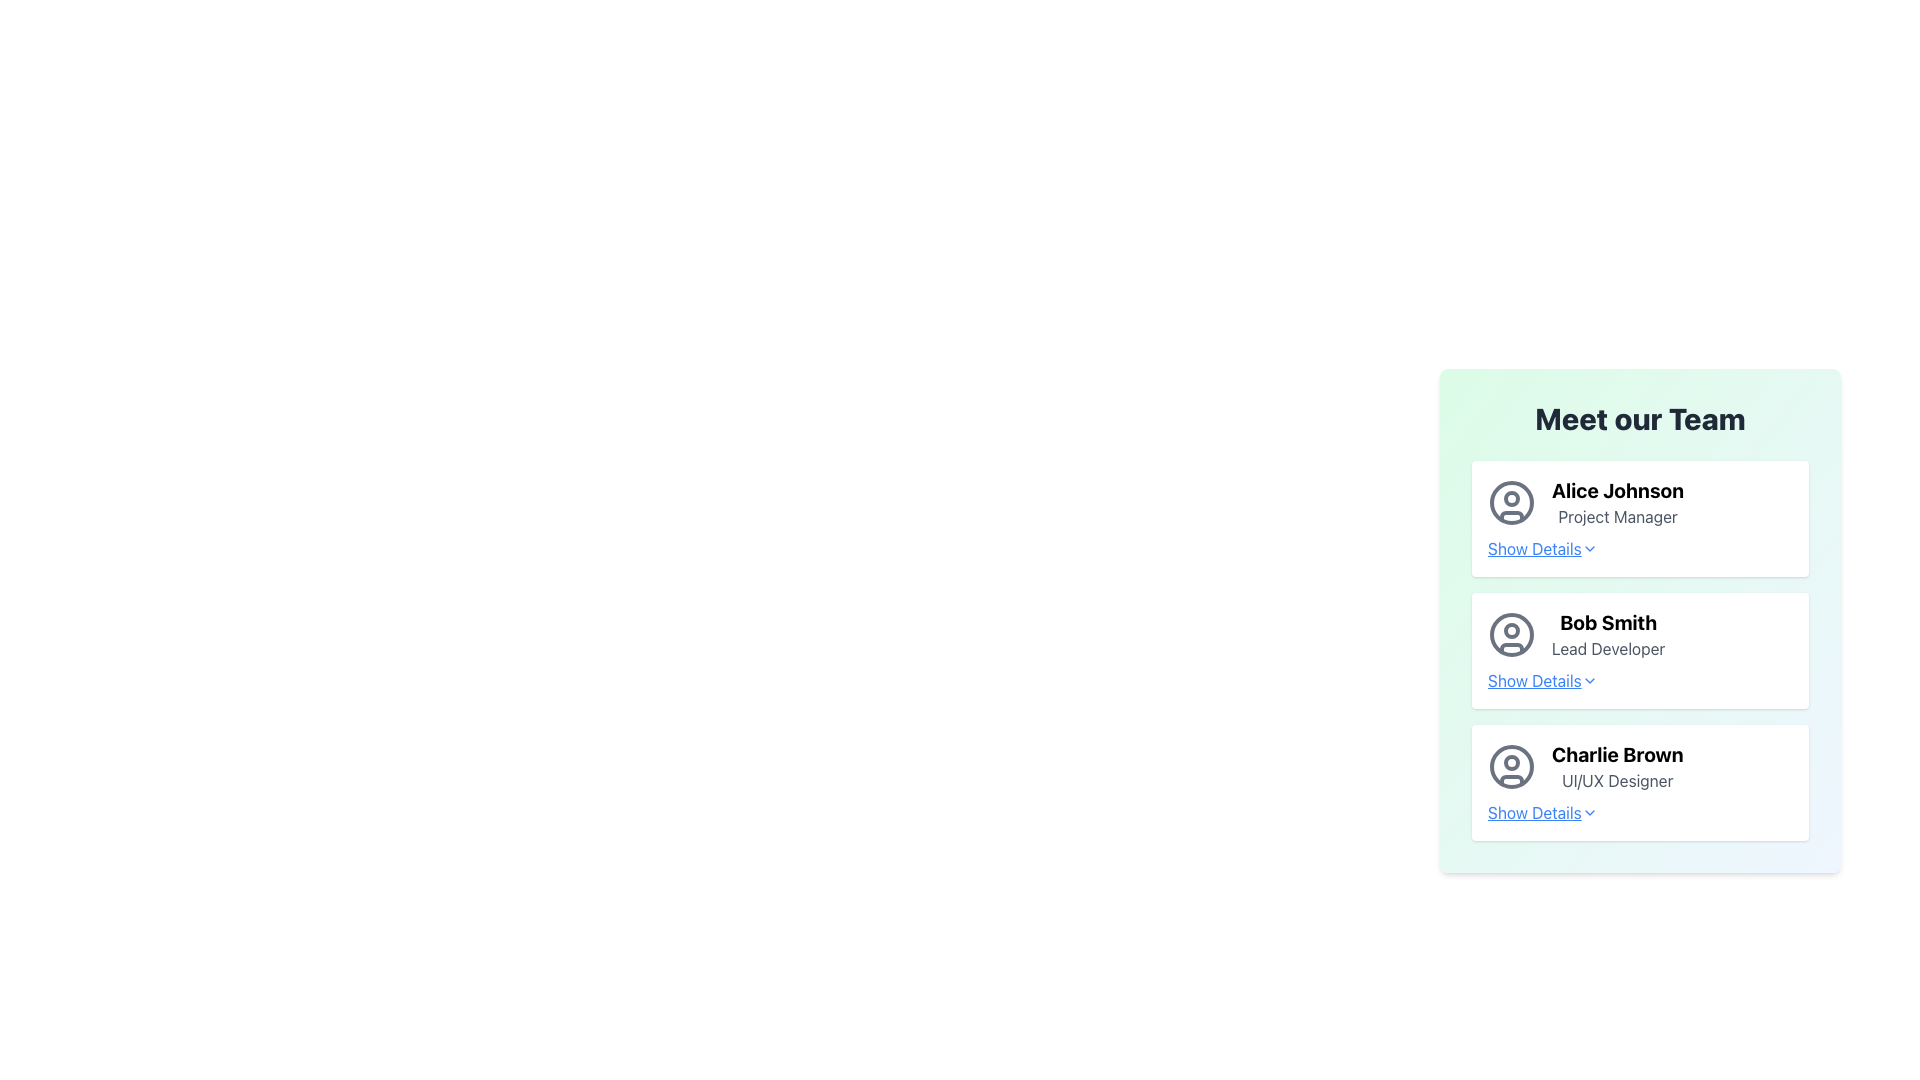 This screenshot has height=1080, width=1920. Describe the element at coordinates (1640, 813) in the screenshot. I see `the 'Show Details' interactive link, which is styled with blue color and an underline, located at the bottom of the third card in the 'Meet our Team' section under 'Charlie Brown' and 'UI/UX Designer'` at that location.